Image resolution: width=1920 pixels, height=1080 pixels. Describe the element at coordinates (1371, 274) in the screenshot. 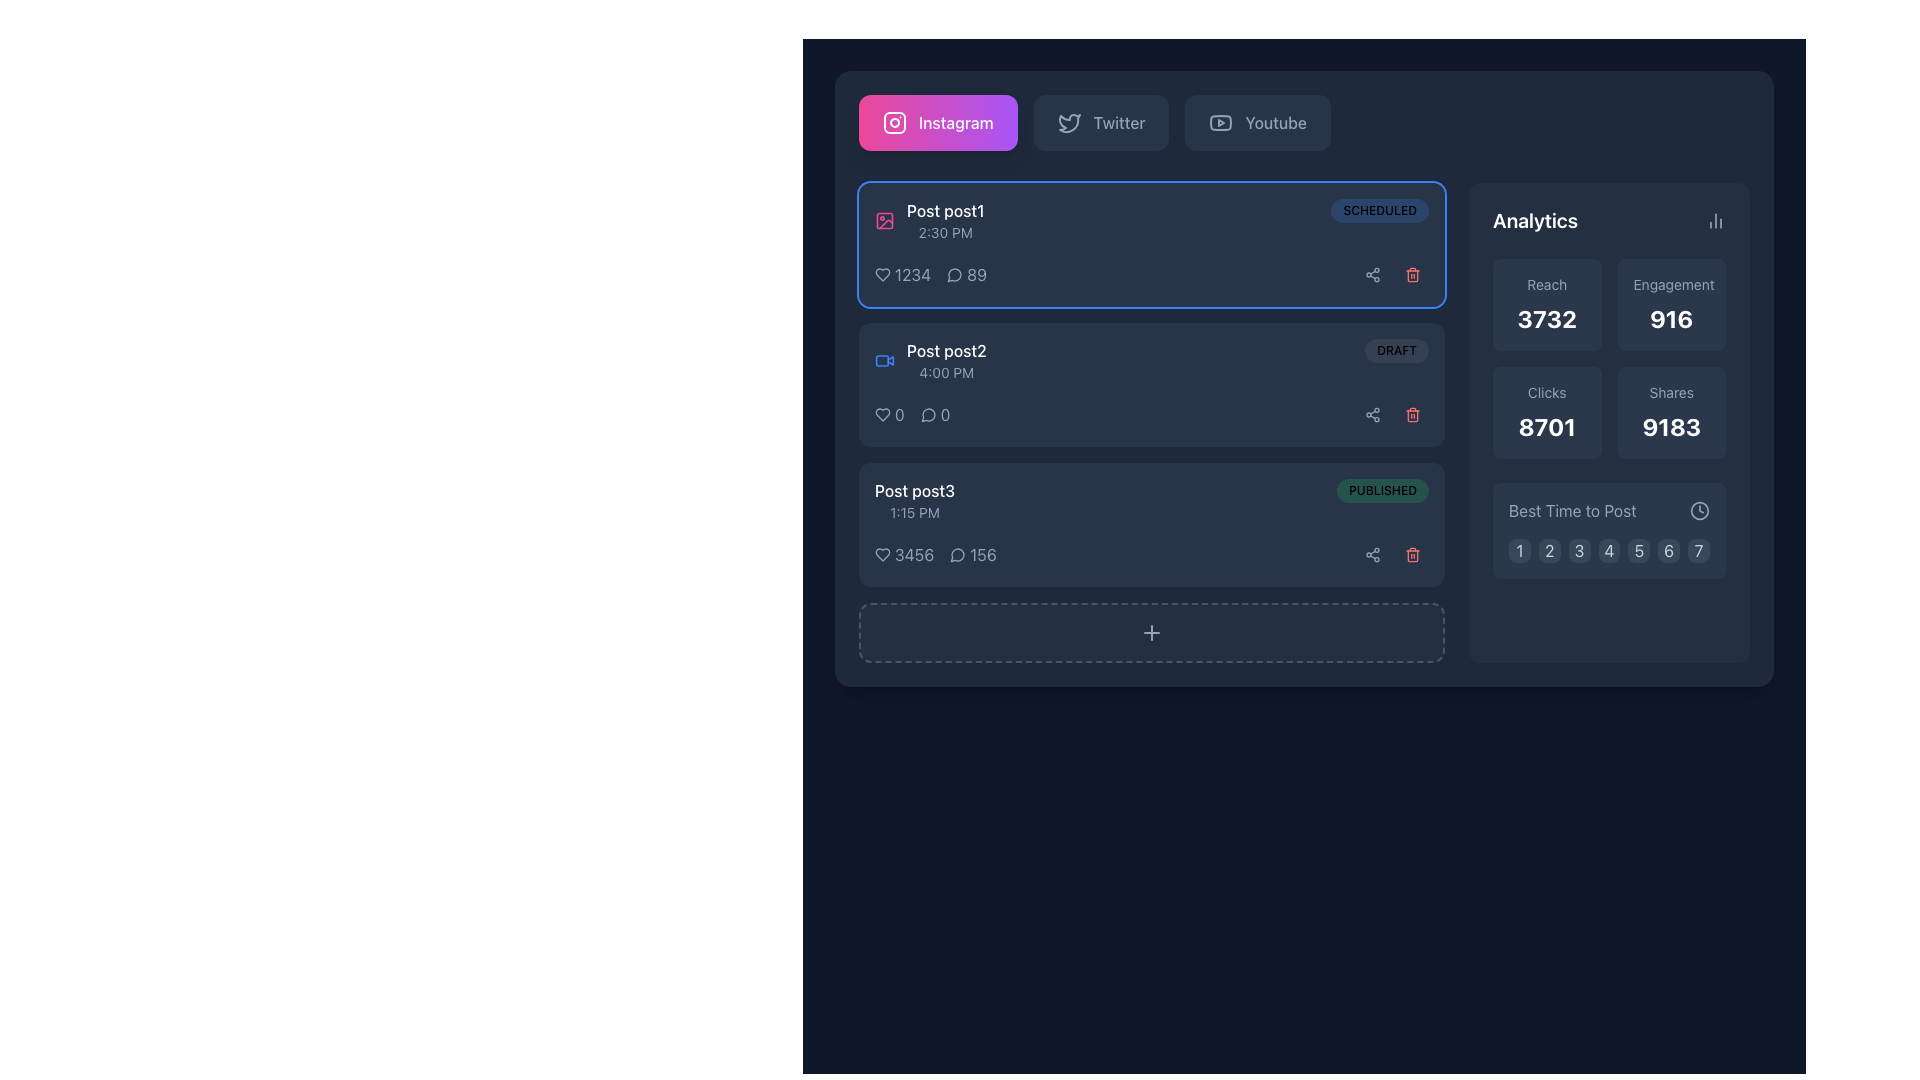

I see `the share button icon located at the top-right corner of the list item labeled 'Post post1'` at that location.